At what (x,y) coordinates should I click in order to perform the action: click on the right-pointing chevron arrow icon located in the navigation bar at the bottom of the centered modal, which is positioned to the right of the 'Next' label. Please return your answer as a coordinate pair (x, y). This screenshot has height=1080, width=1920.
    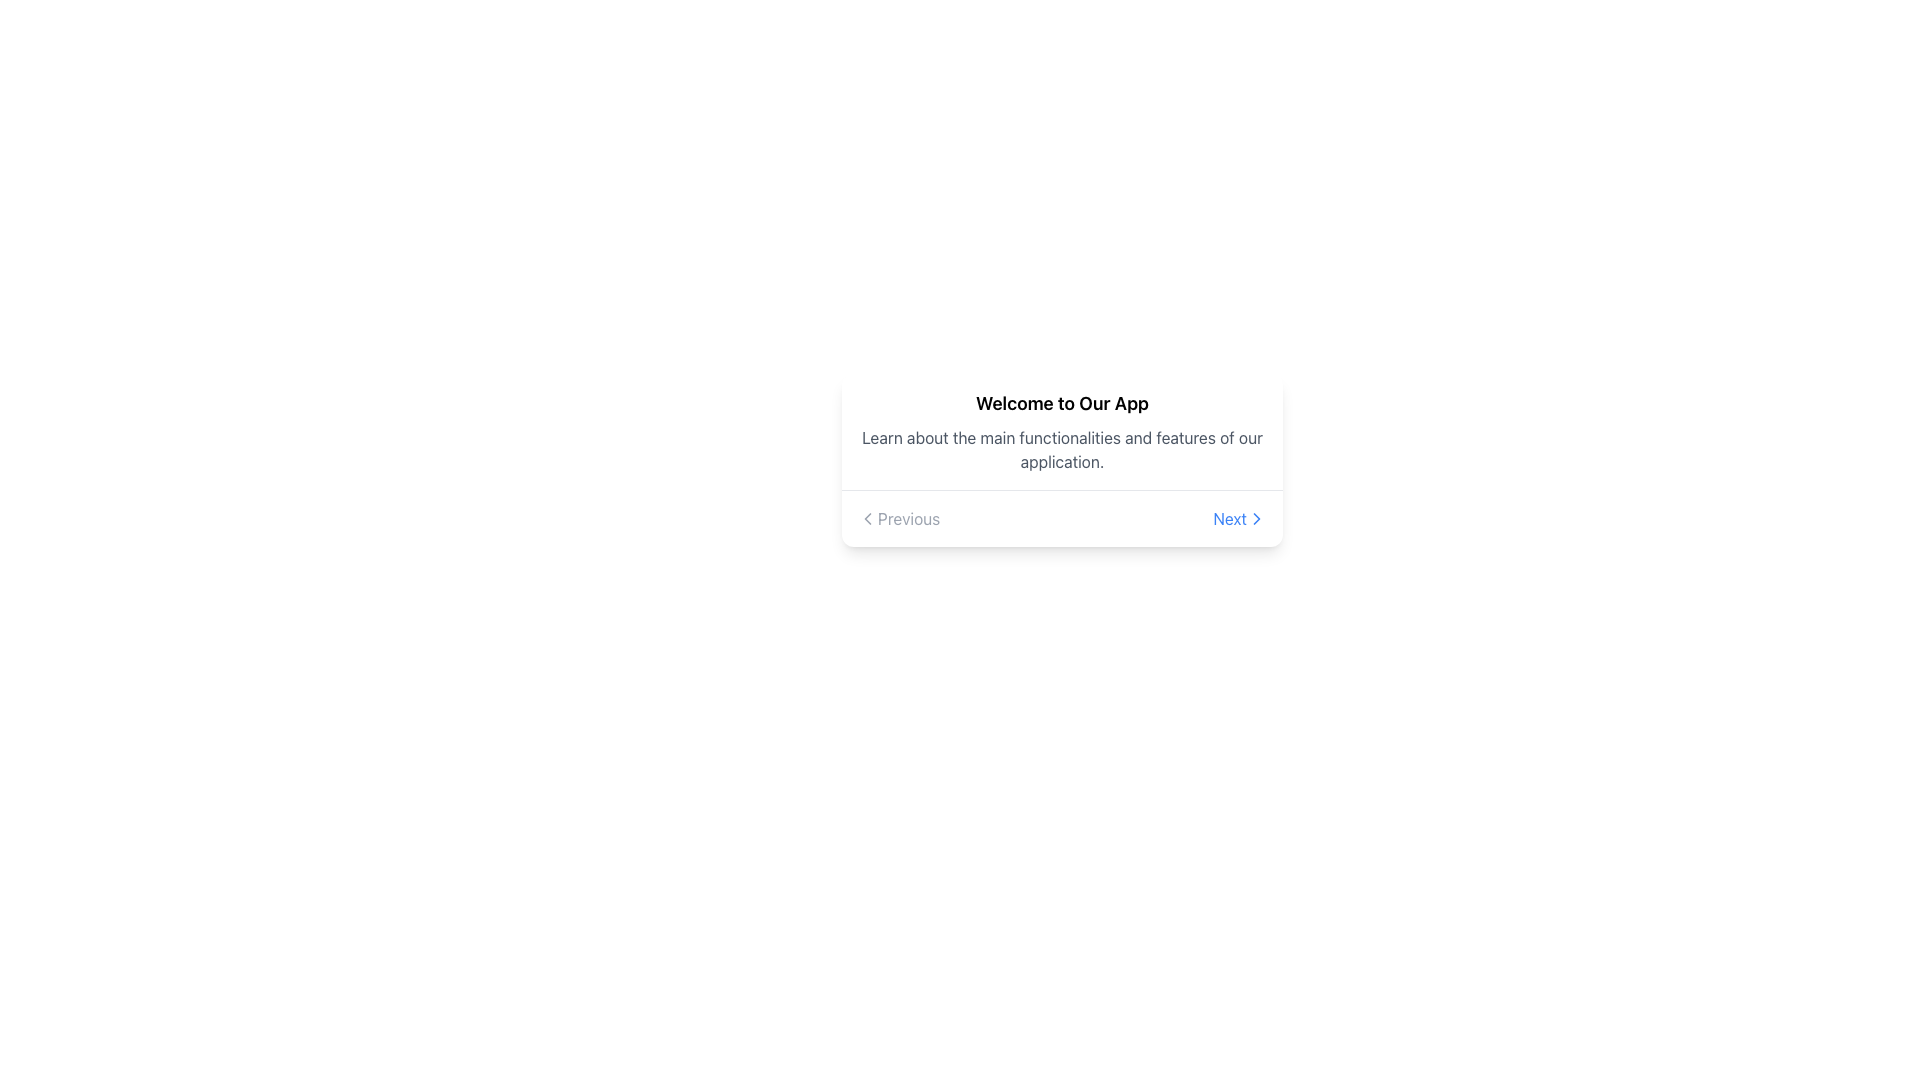
    Looking at the image, I should click on (1256, 518).